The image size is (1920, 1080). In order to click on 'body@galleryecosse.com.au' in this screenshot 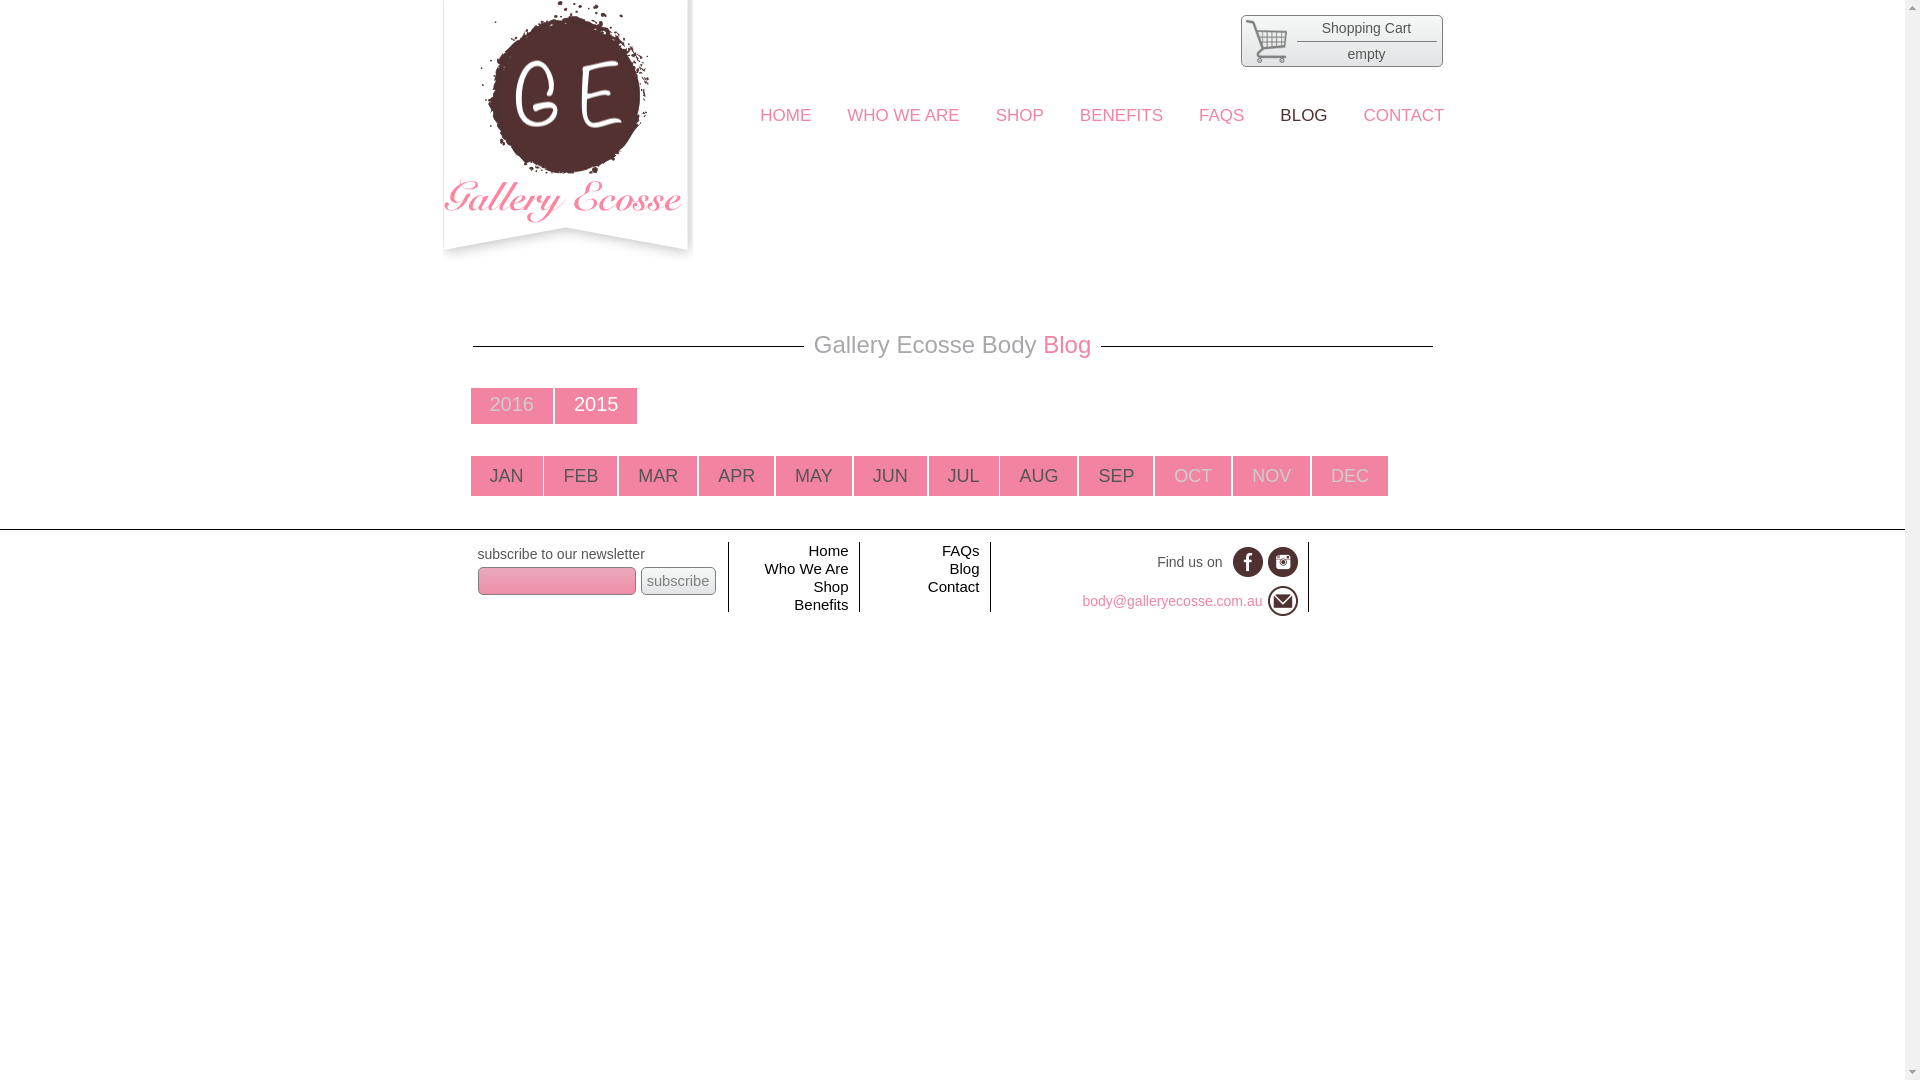, I will do `click(1172, 600)`.